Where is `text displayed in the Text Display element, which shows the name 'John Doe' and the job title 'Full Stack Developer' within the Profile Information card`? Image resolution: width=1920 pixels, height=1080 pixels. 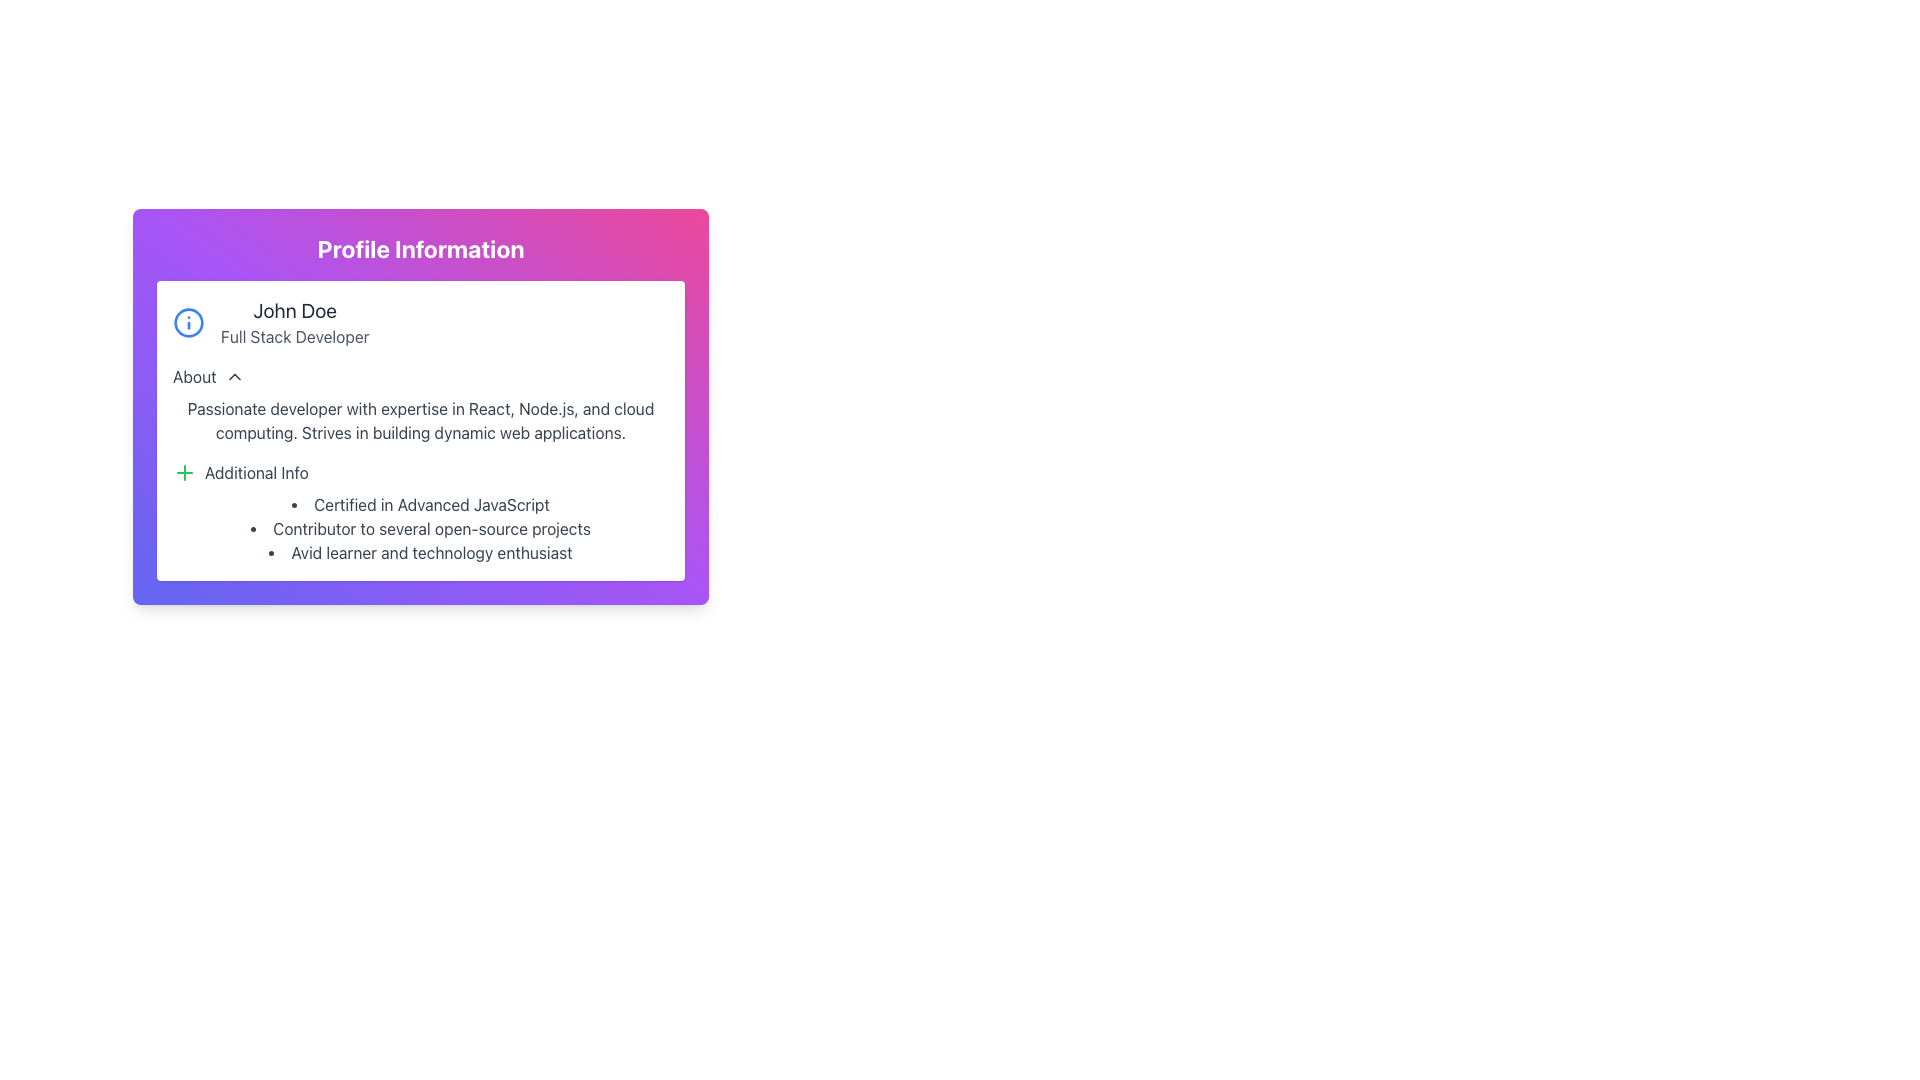
text displayed in the Text Display element, which shows the name 'John Doe' and the job title 'Full Stack Developer' within the Profile Information card is located at coordinates (294, 322).